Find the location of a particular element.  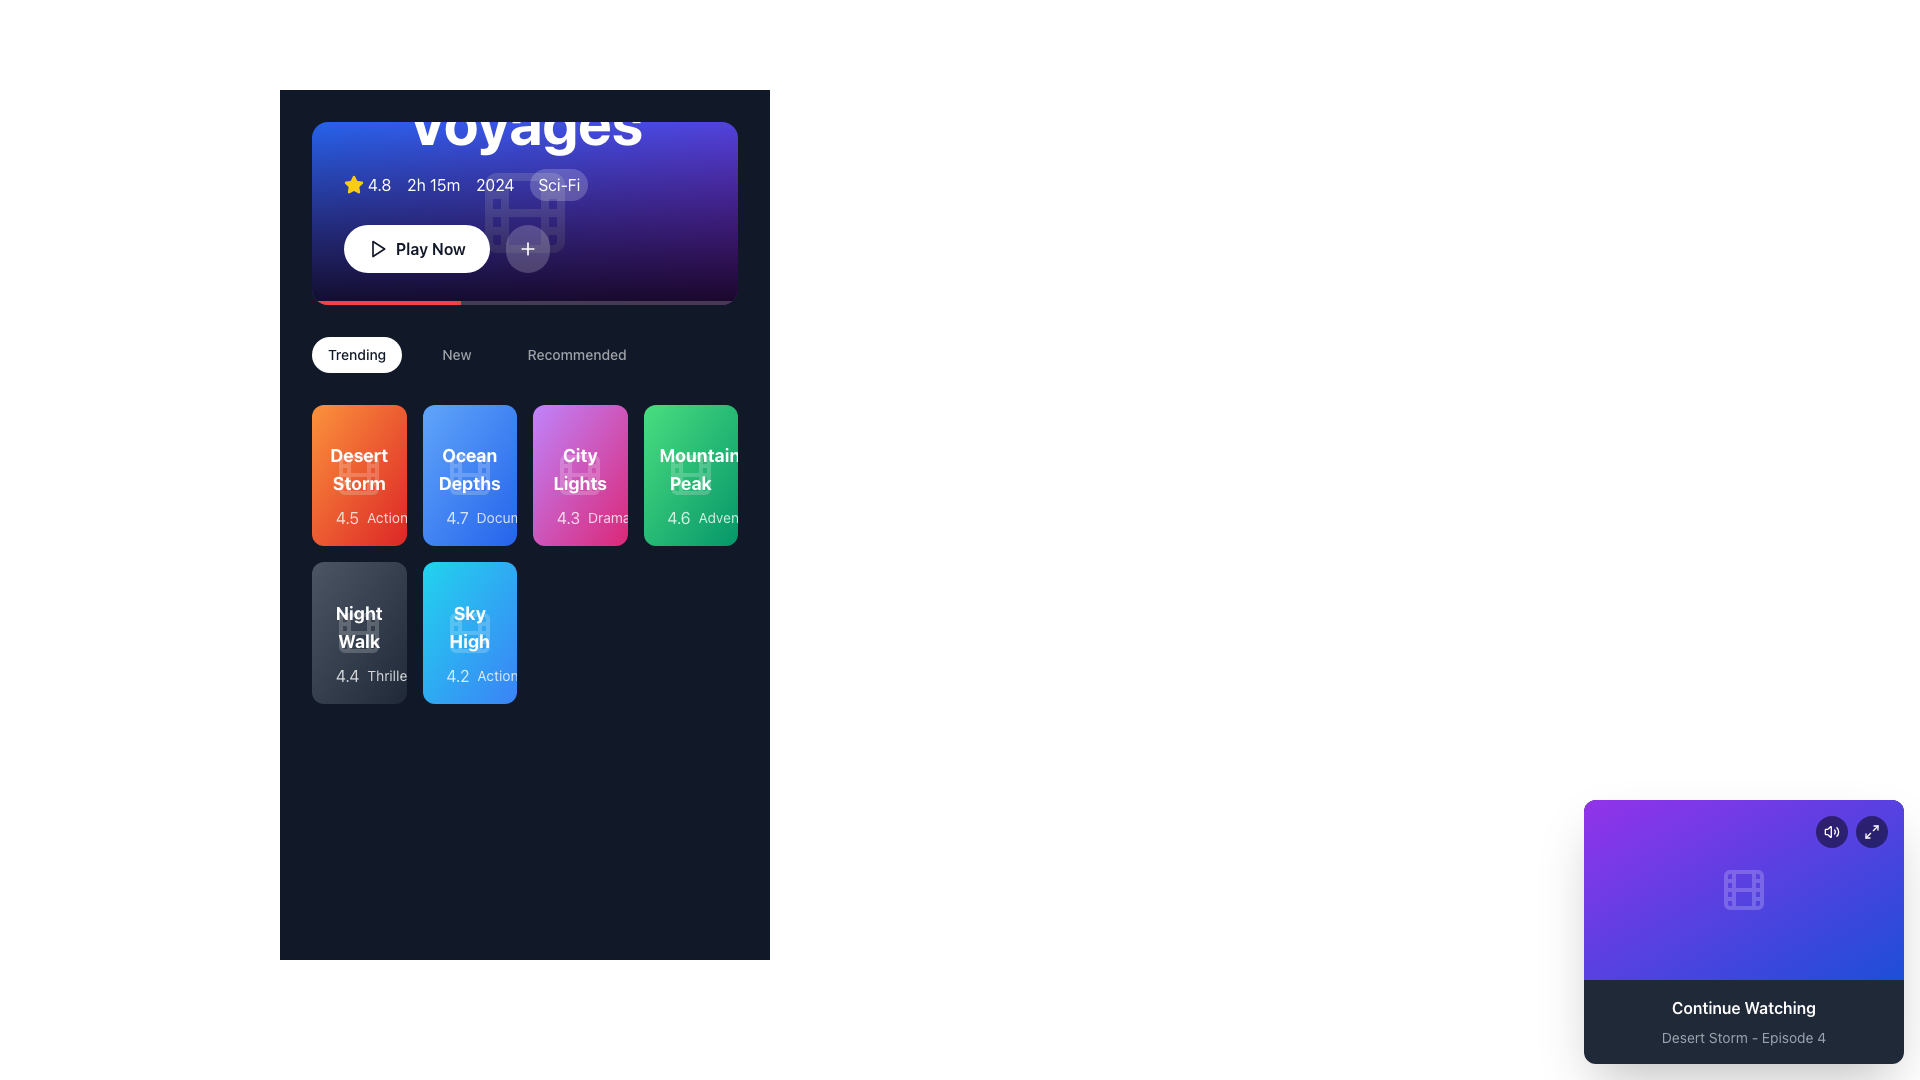

the genre label that displays the content's category, located at the fourth position from the left in the metadata group is located at coordinates (559, 184).